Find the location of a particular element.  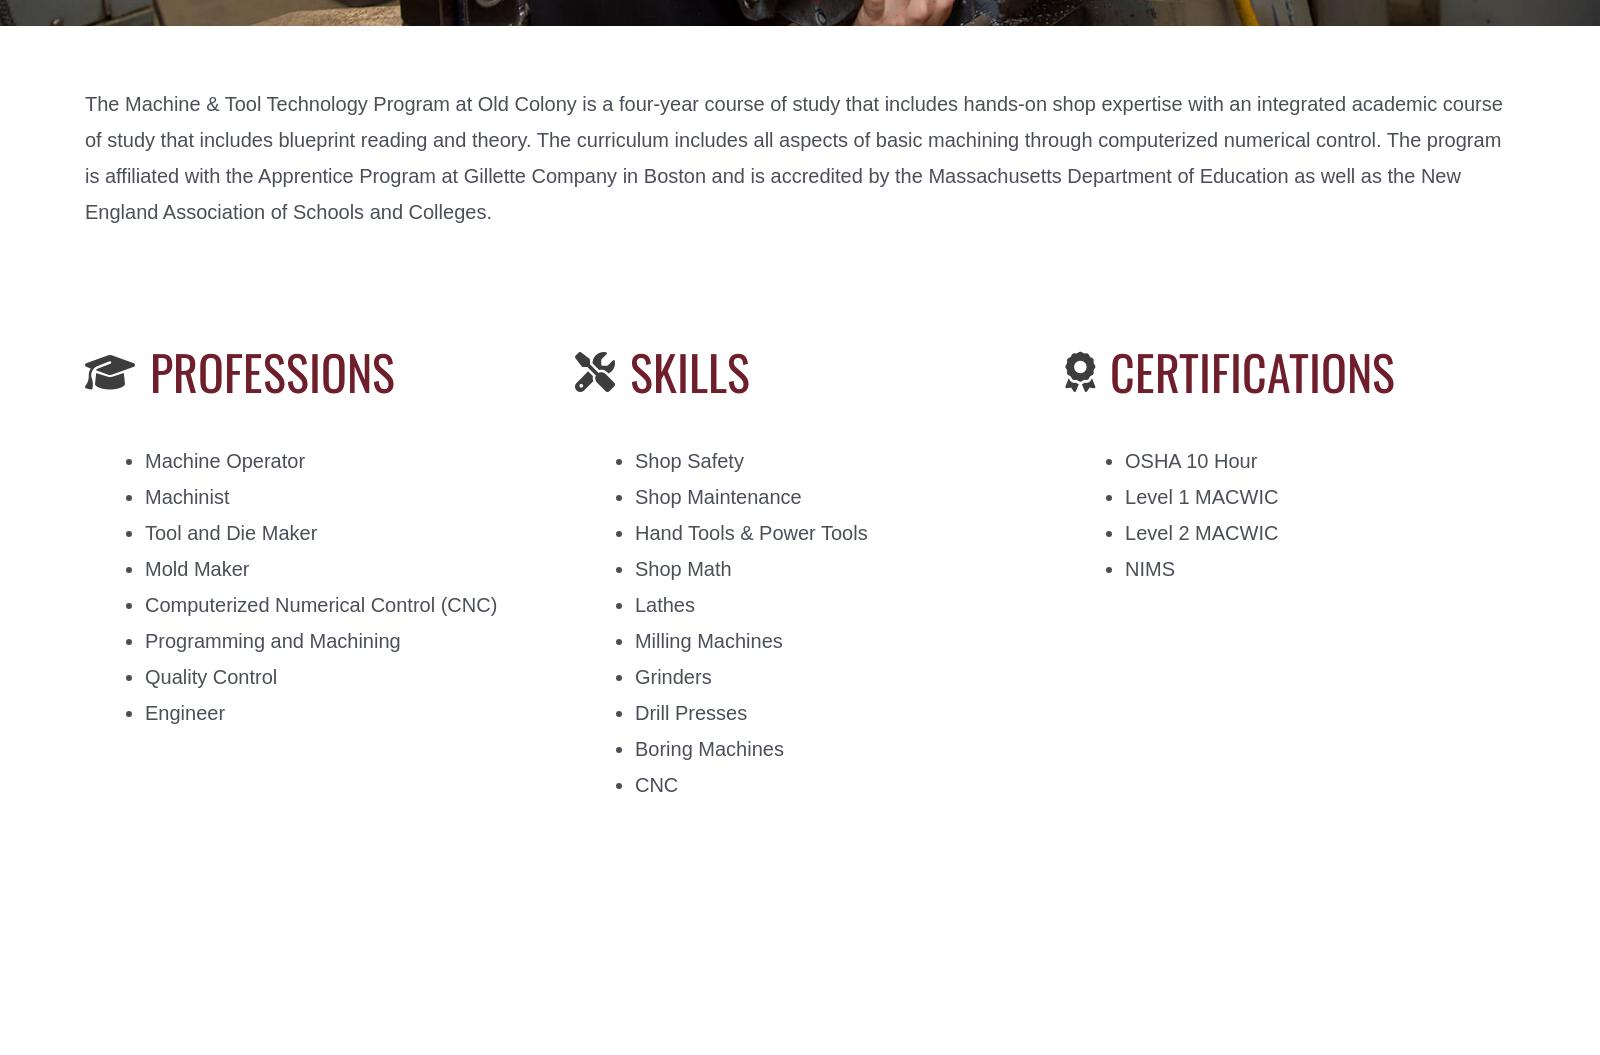

'Milling Machines' is located at coordinates (708, 641).